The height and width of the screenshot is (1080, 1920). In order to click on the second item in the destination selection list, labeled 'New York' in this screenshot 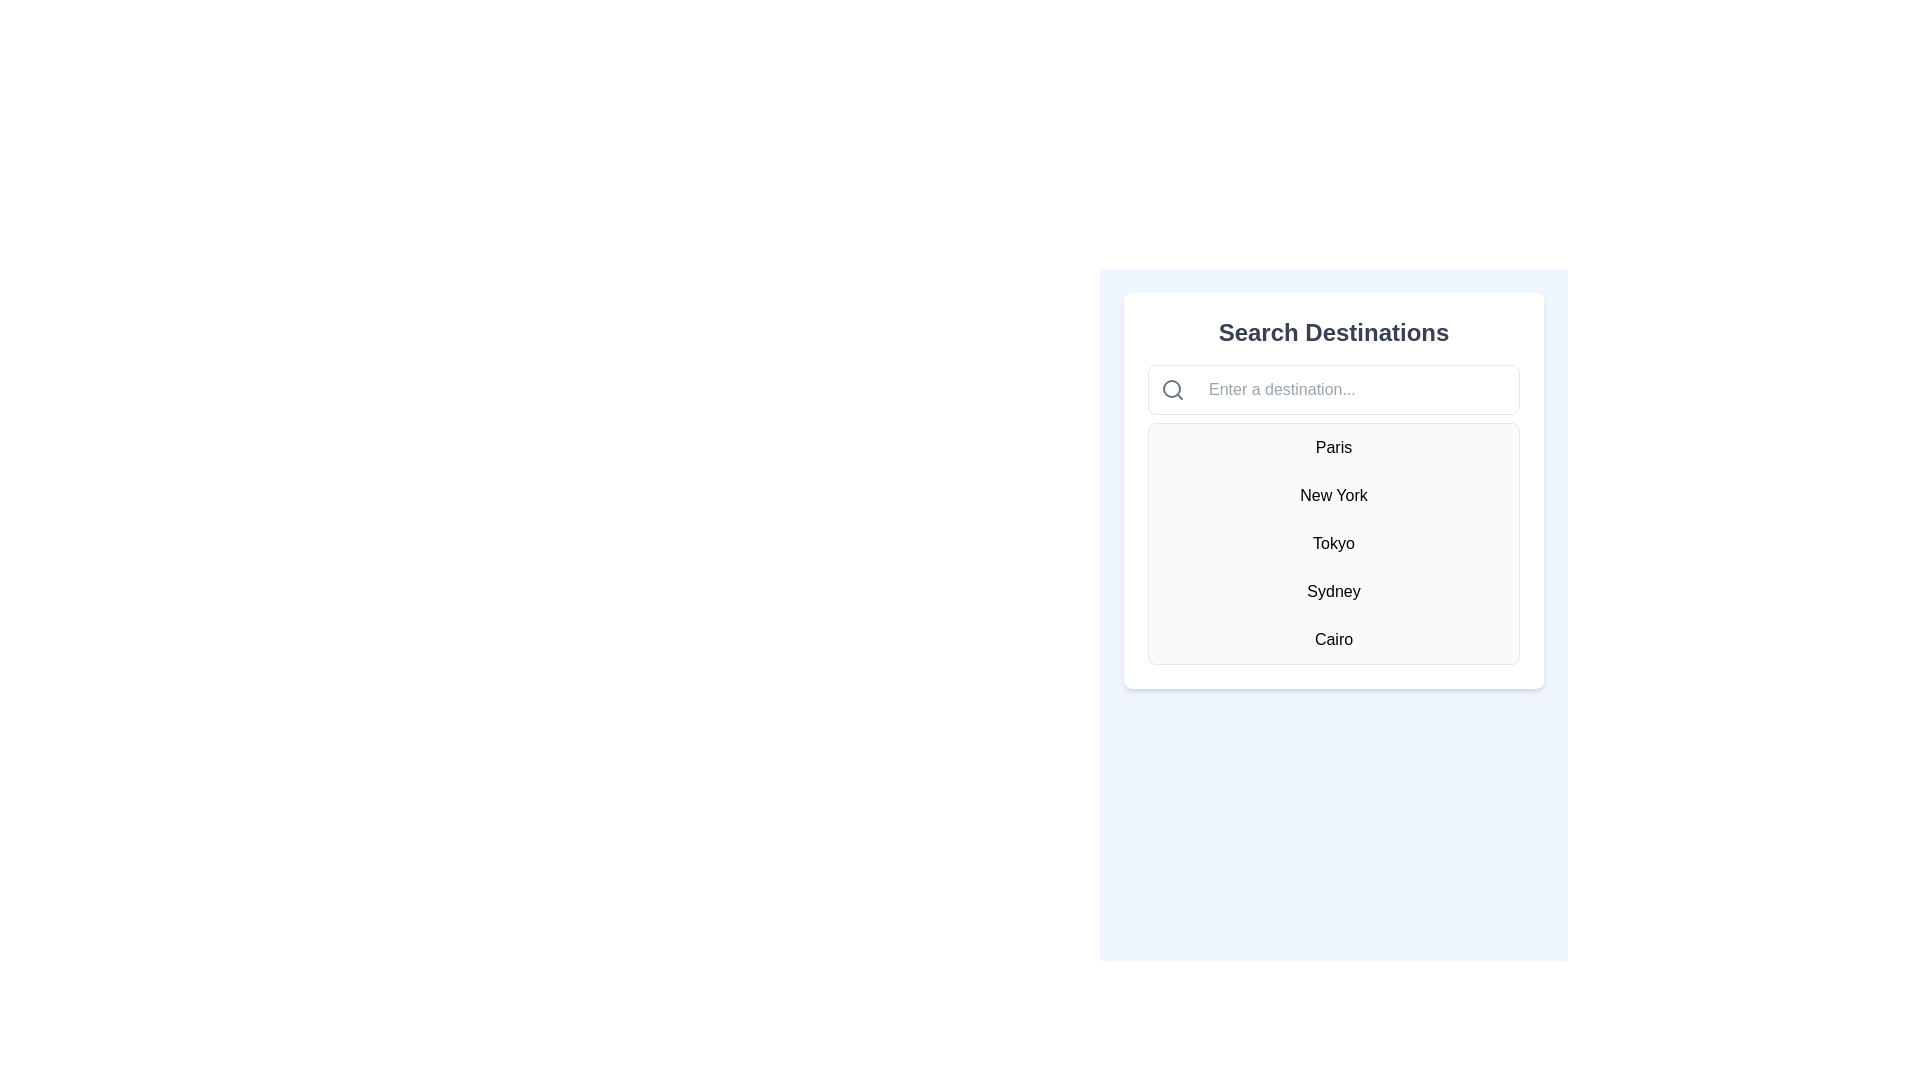, I will do `click(1334, 495)`.